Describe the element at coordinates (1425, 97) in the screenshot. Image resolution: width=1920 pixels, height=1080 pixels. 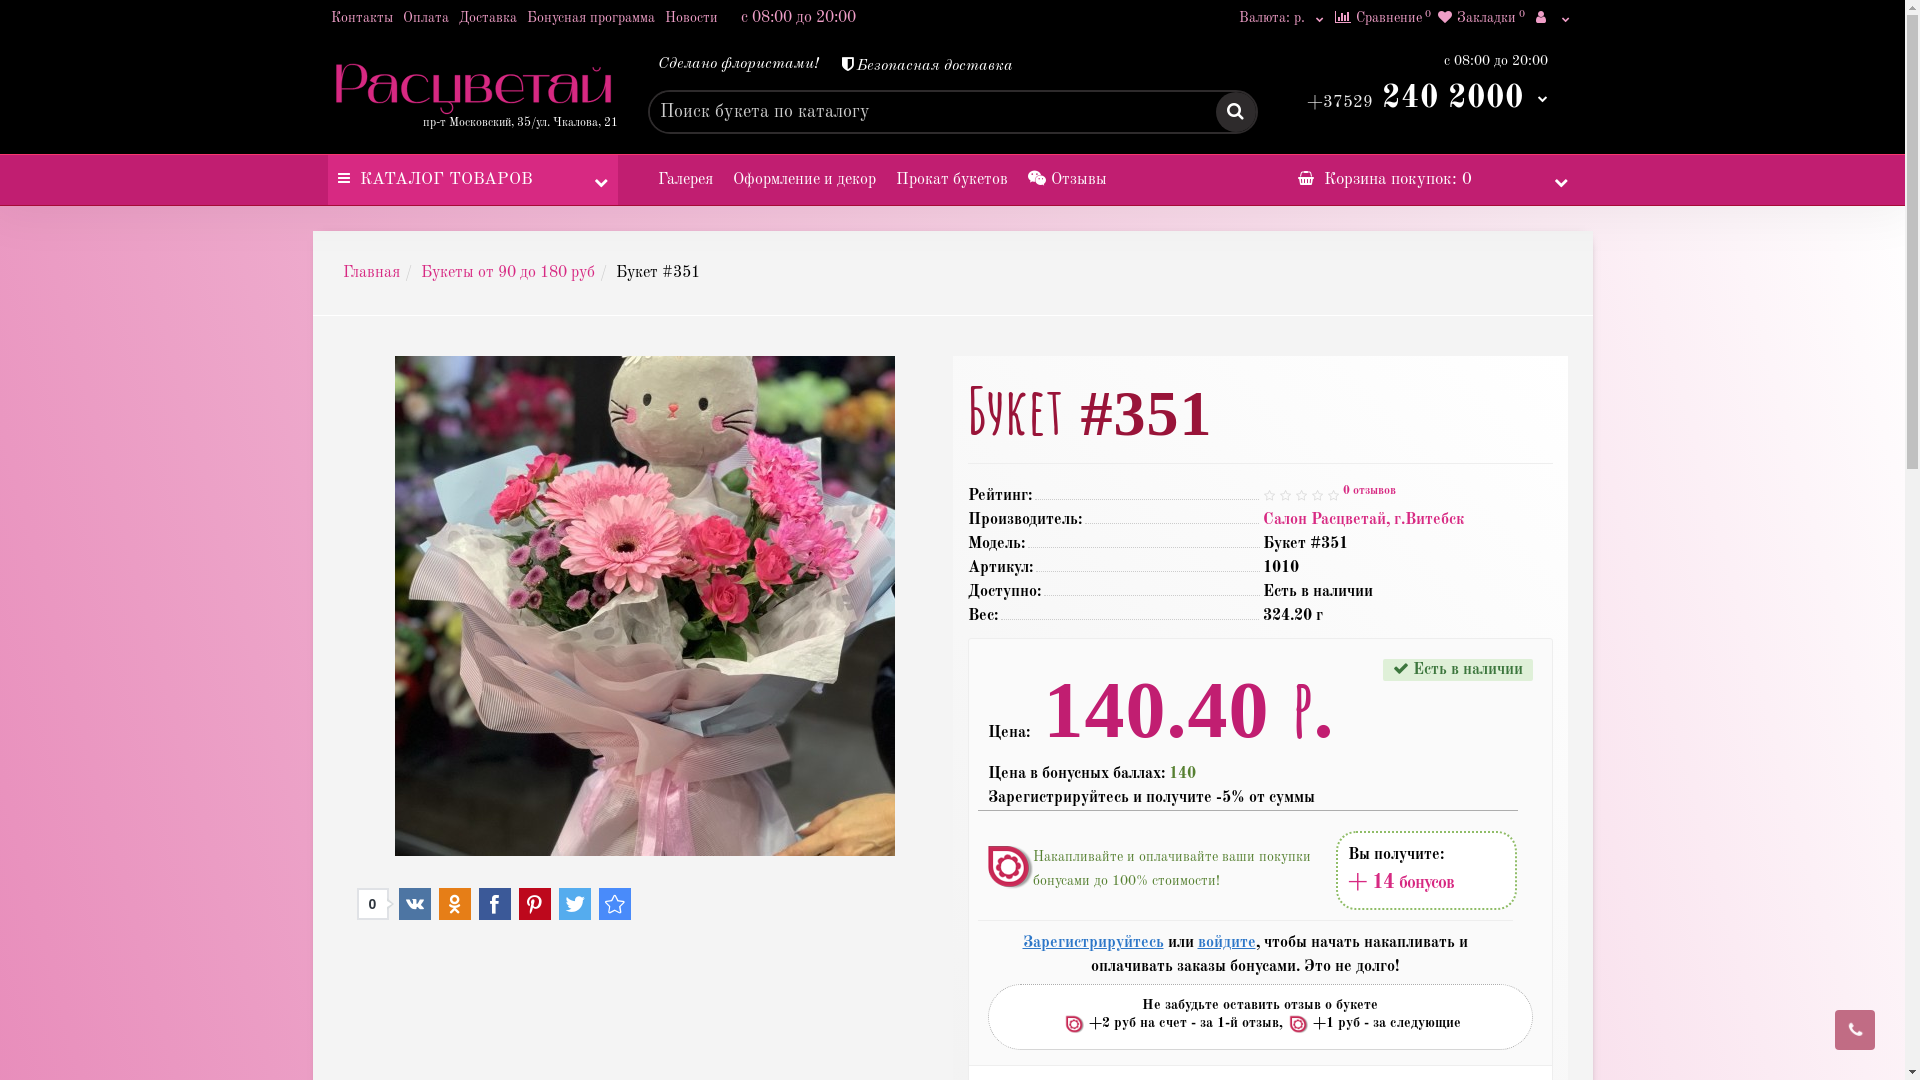
I see `'+37529 240 2000'` at that location.